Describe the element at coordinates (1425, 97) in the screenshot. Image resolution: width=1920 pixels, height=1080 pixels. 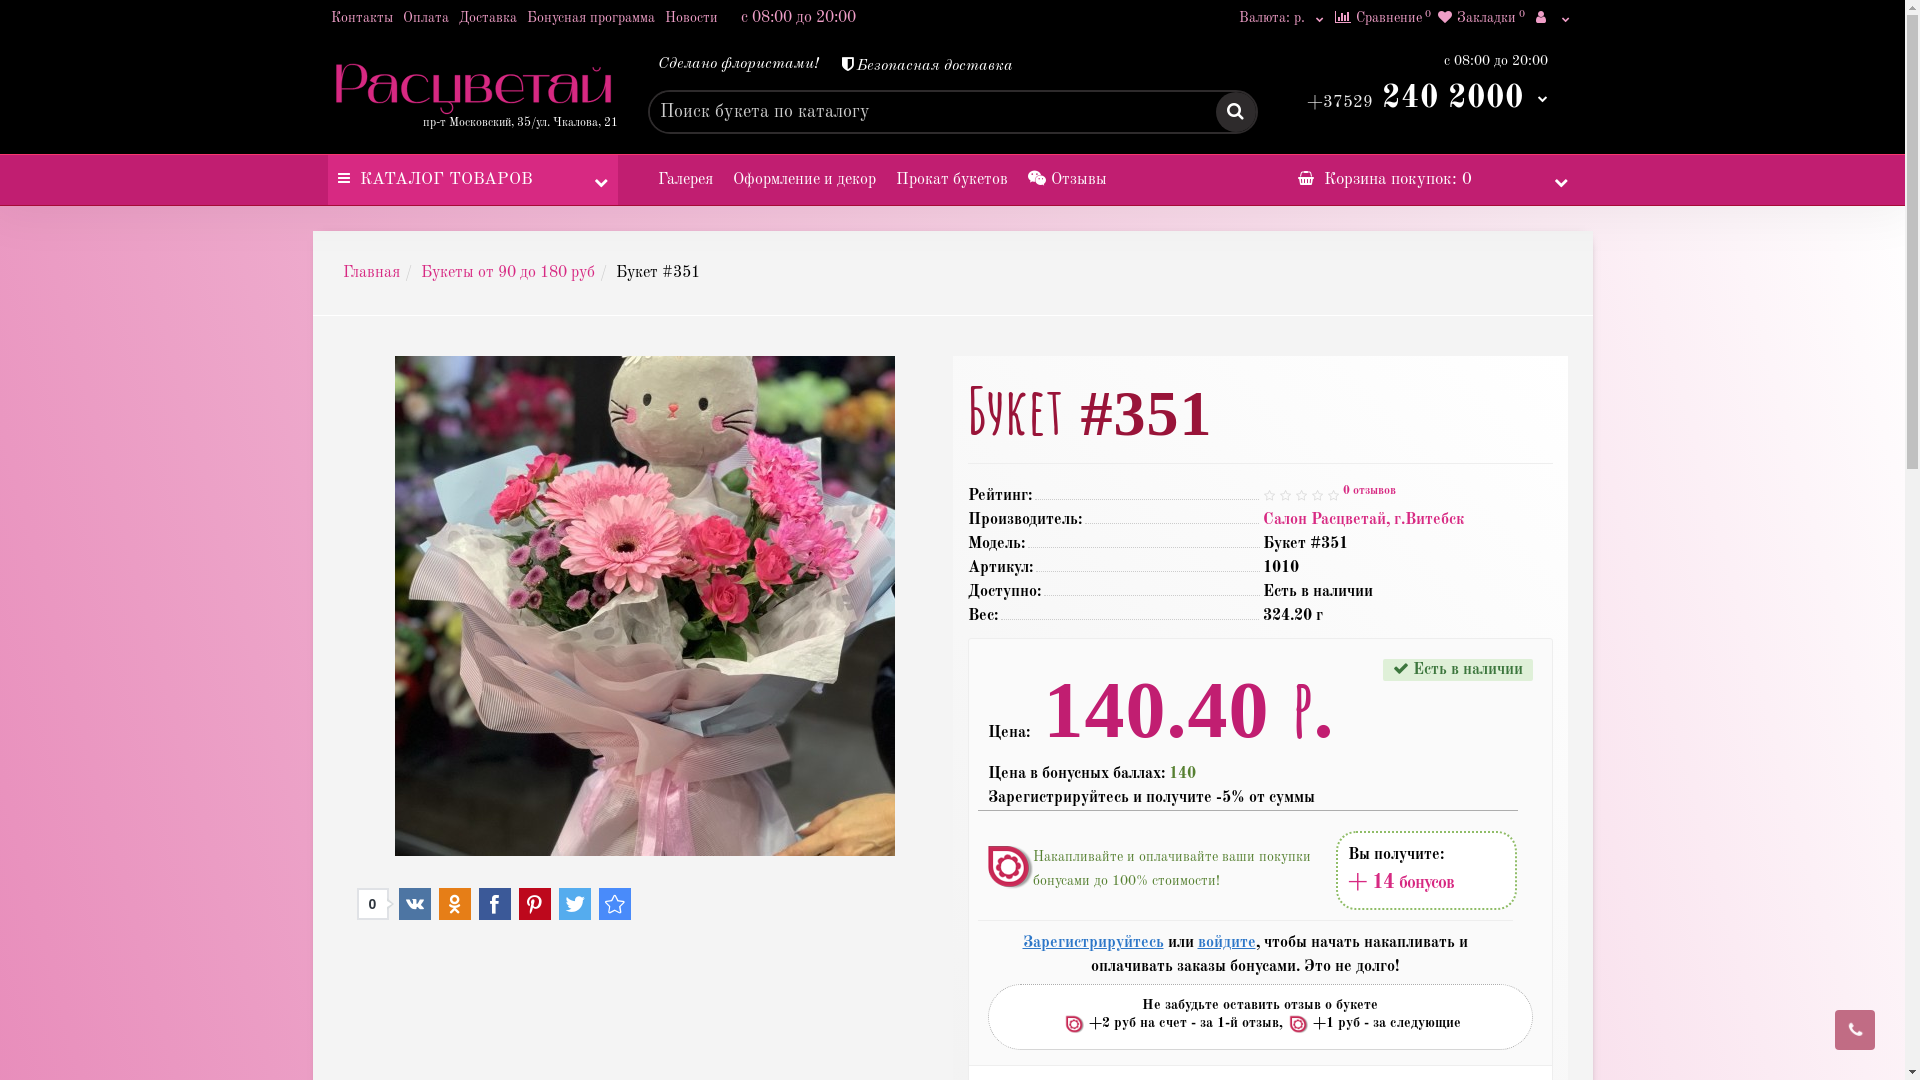
I see `'+37529 240 2000'` at that location.